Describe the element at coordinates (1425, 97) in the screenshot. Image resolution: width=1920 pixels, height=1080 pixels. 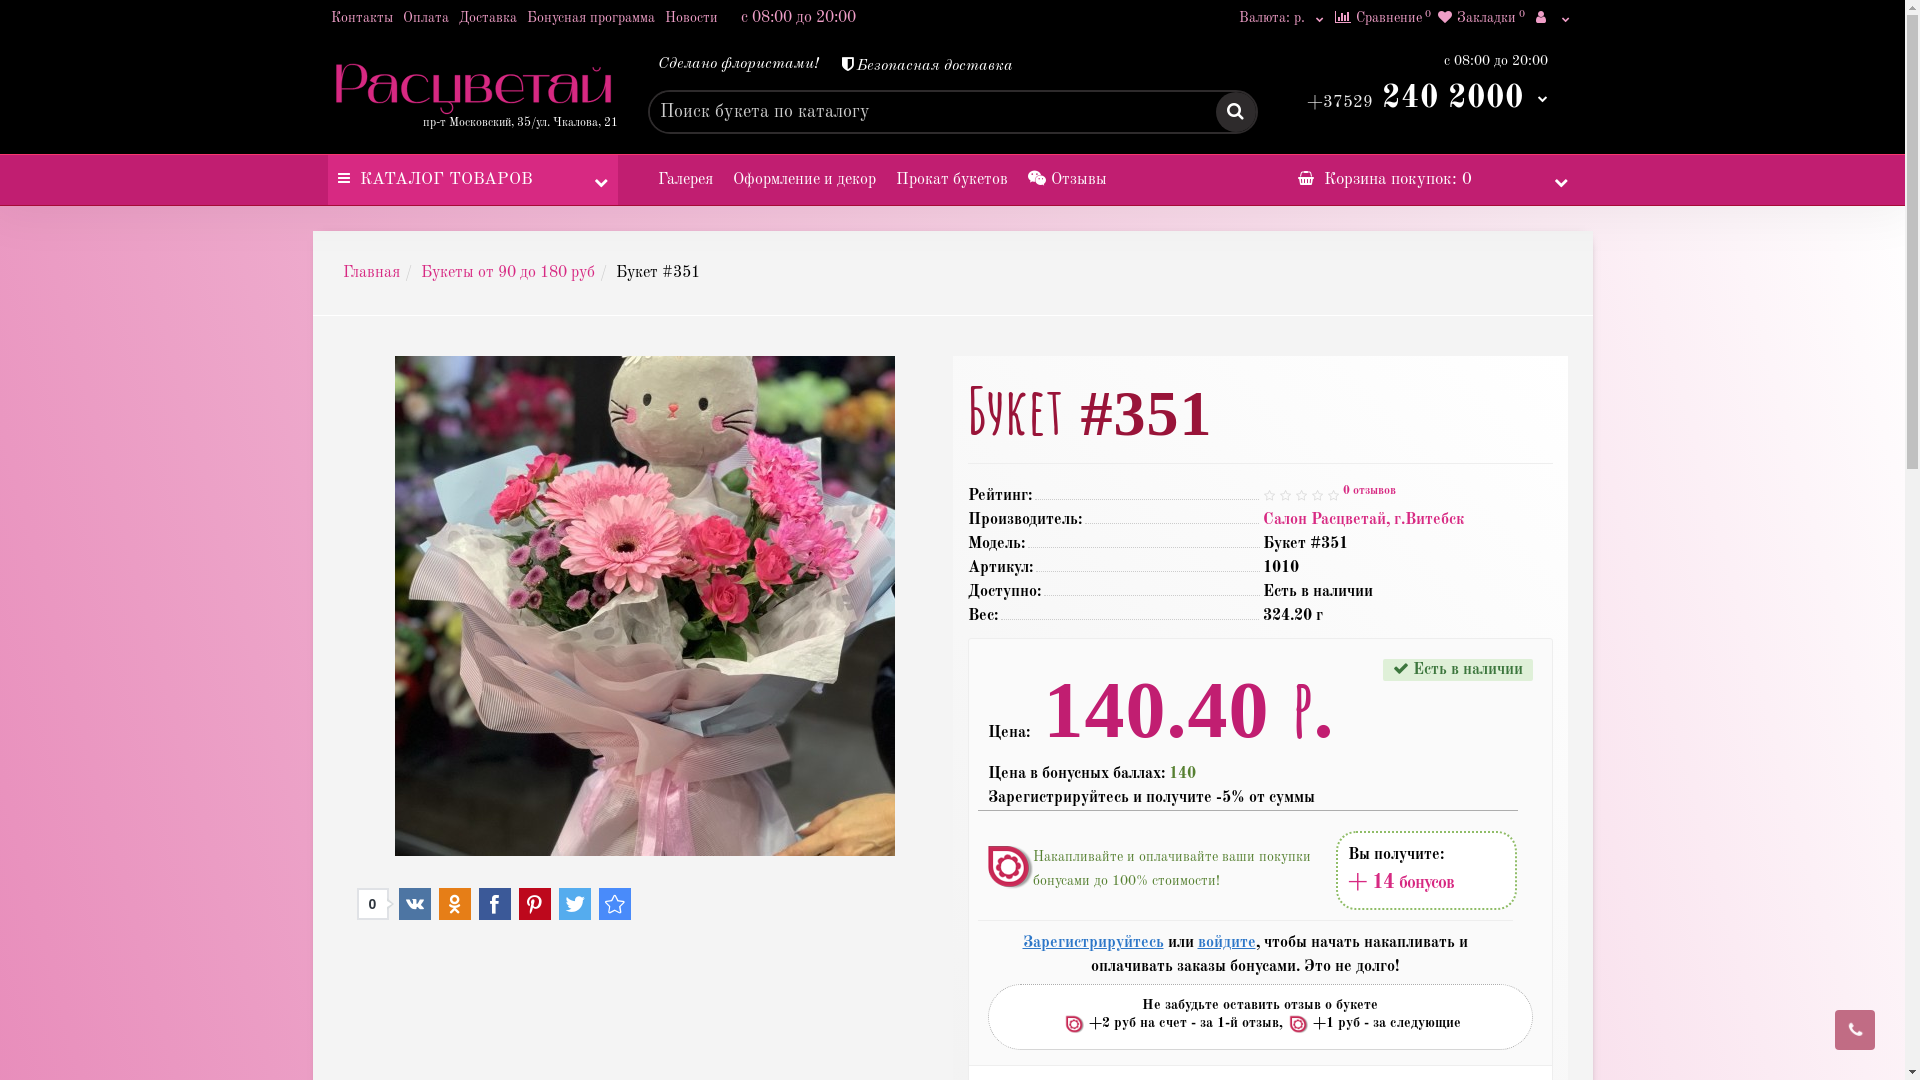
I see `'+37529 240 2000'` at that location.